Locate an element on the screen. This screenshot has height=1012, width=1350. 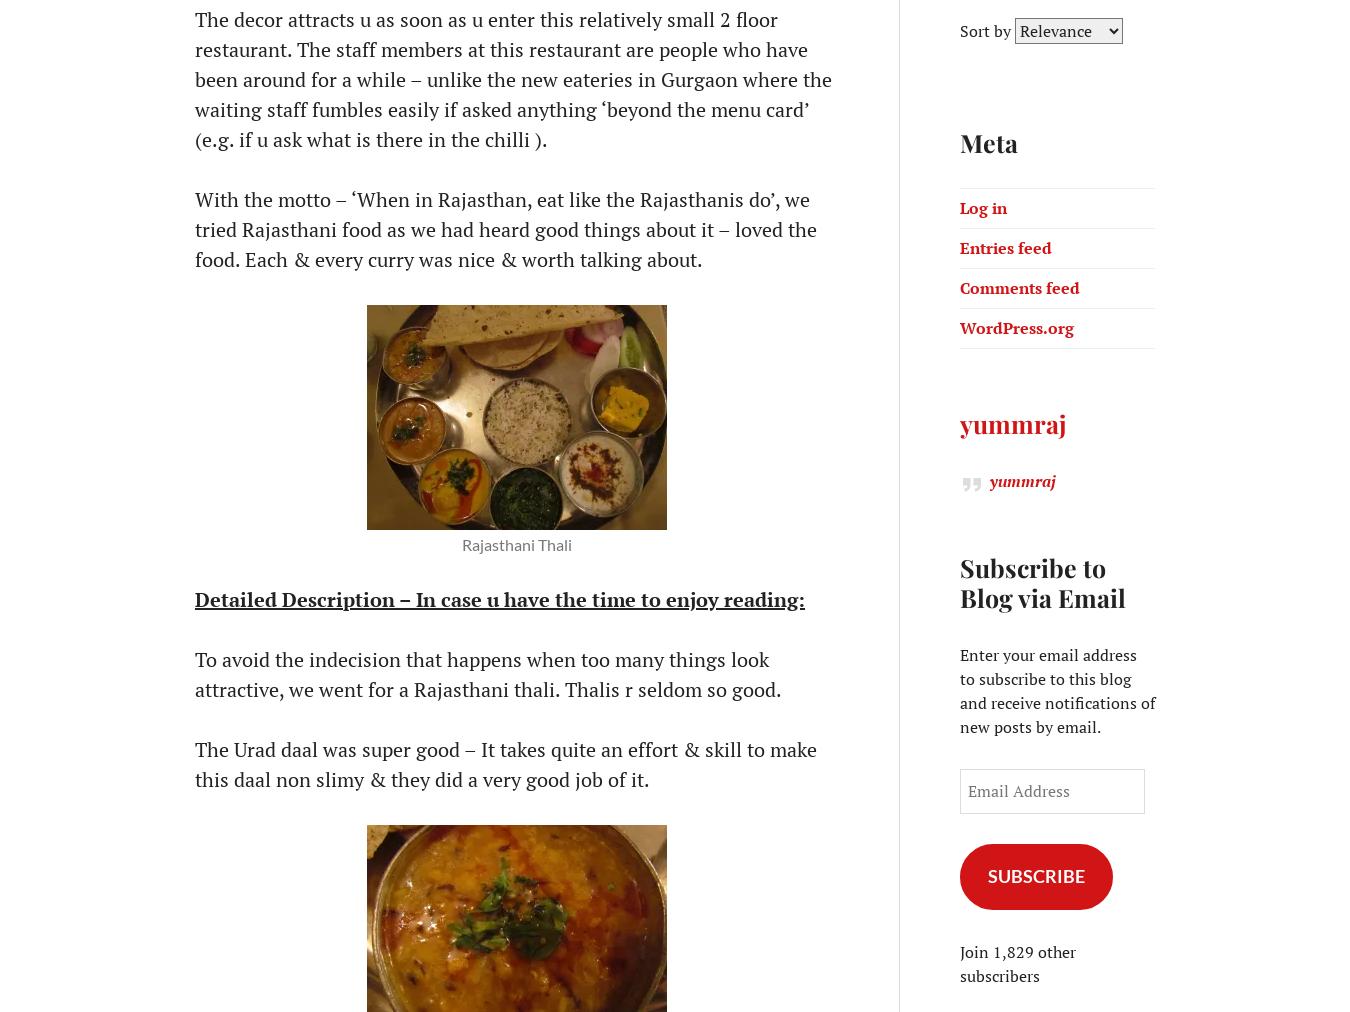
'Meta' is located at coordinates (988, 141).